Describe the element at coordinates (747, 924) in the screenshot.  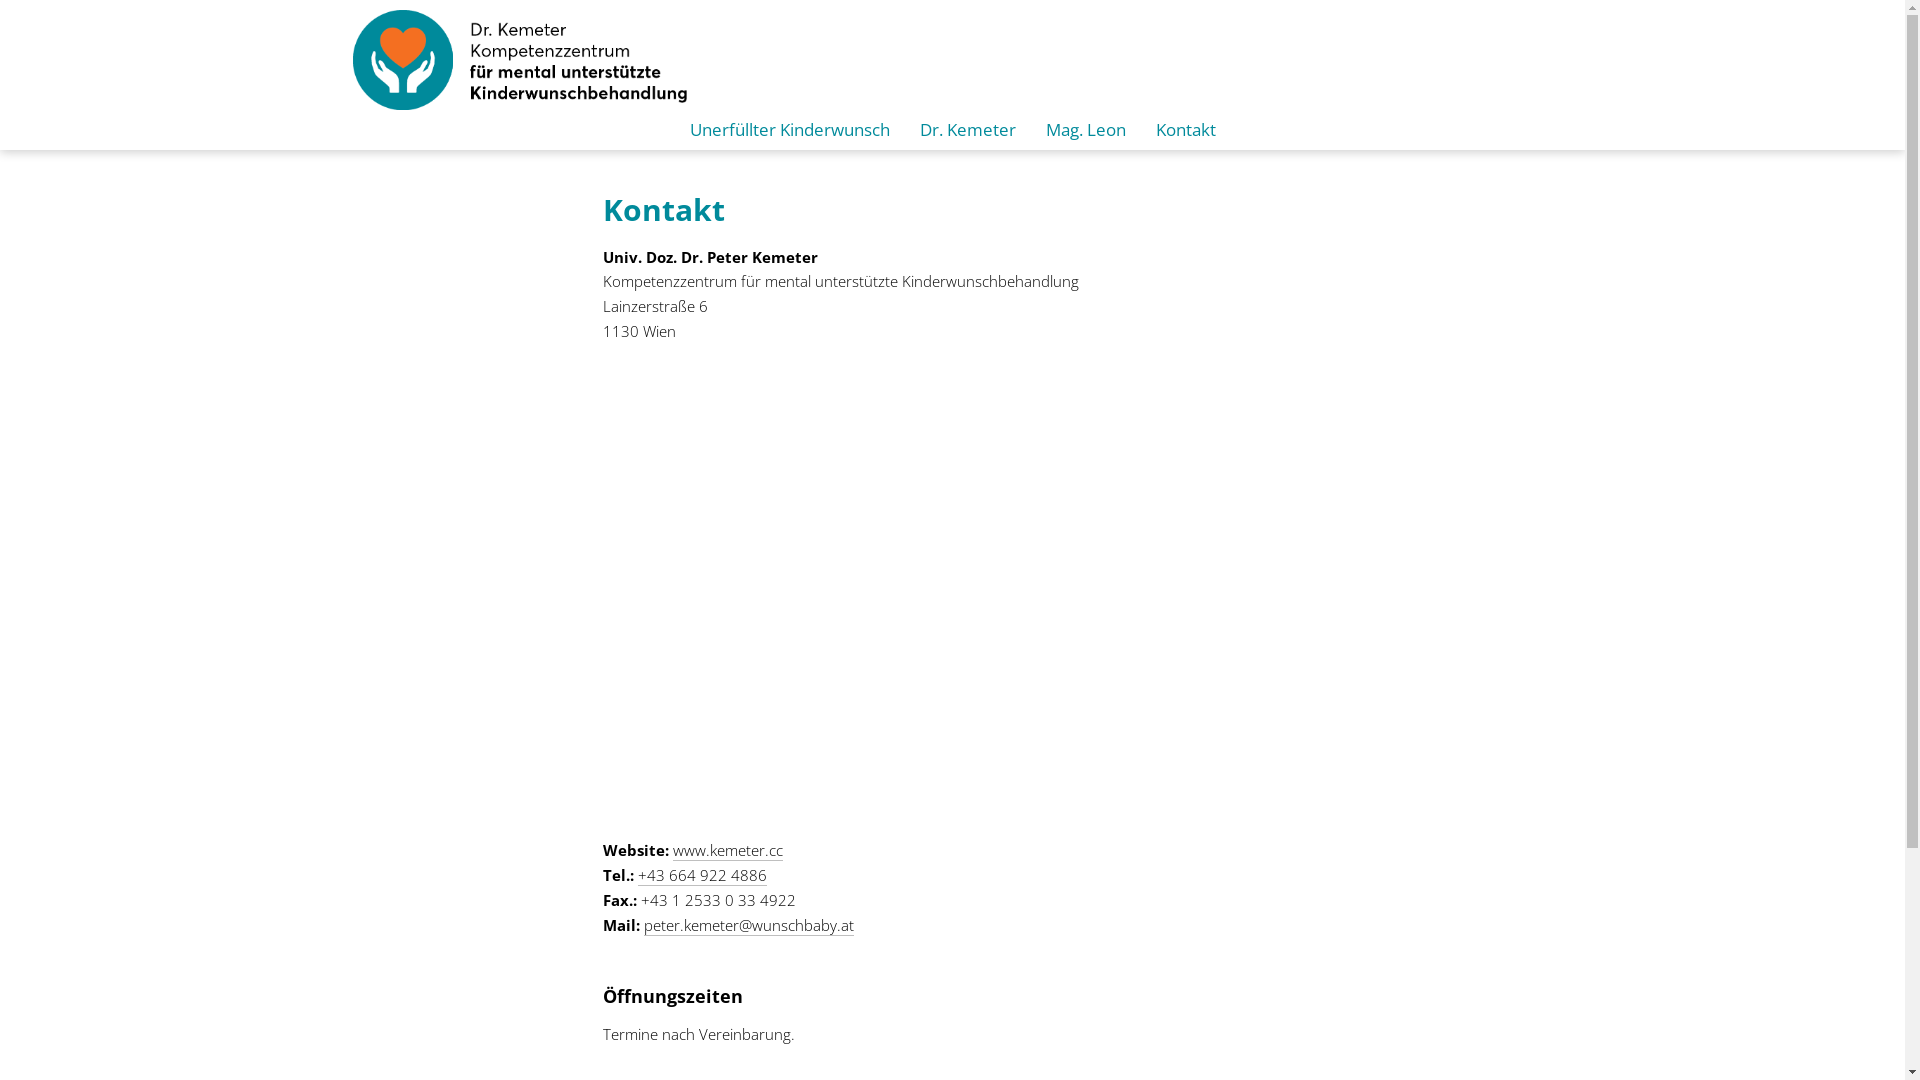
I see `'peter.kemeter@wunschbaby.at'` at that location.